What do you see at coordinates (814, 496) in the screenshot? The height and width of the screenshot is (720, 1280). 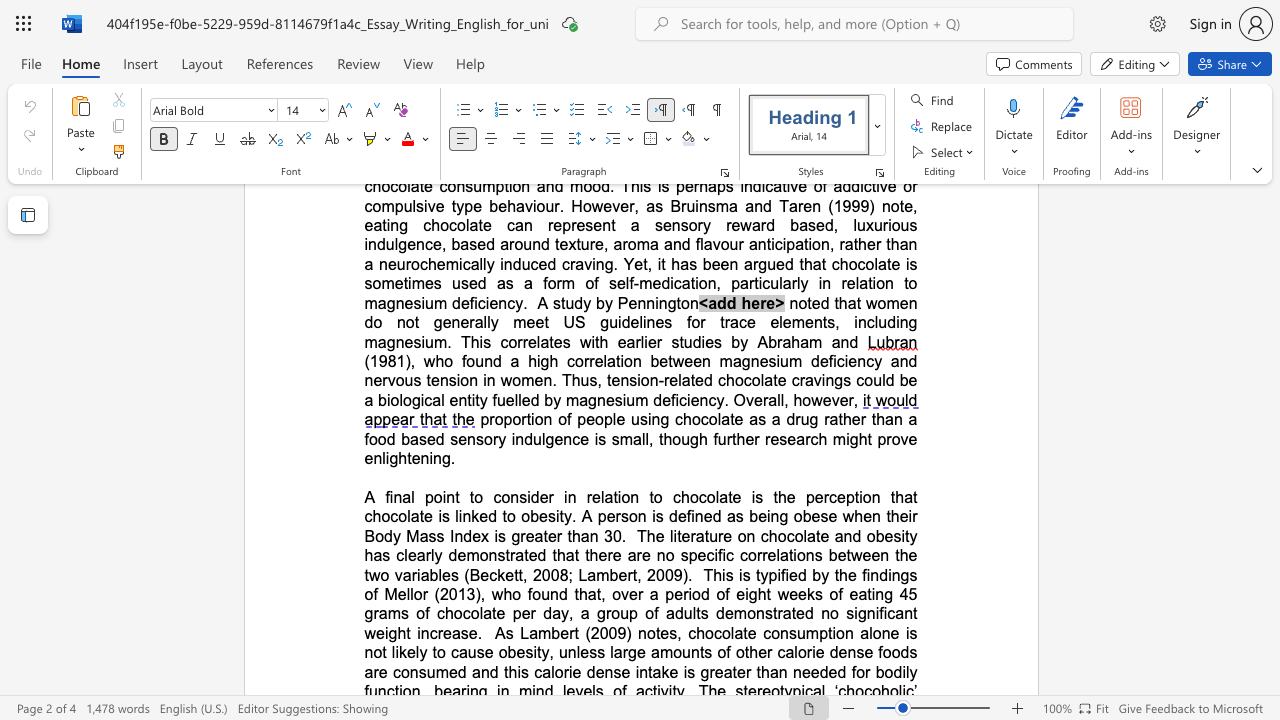 I see `the subset text "erce" within the text "perception"` at bounding box center [814, 496].